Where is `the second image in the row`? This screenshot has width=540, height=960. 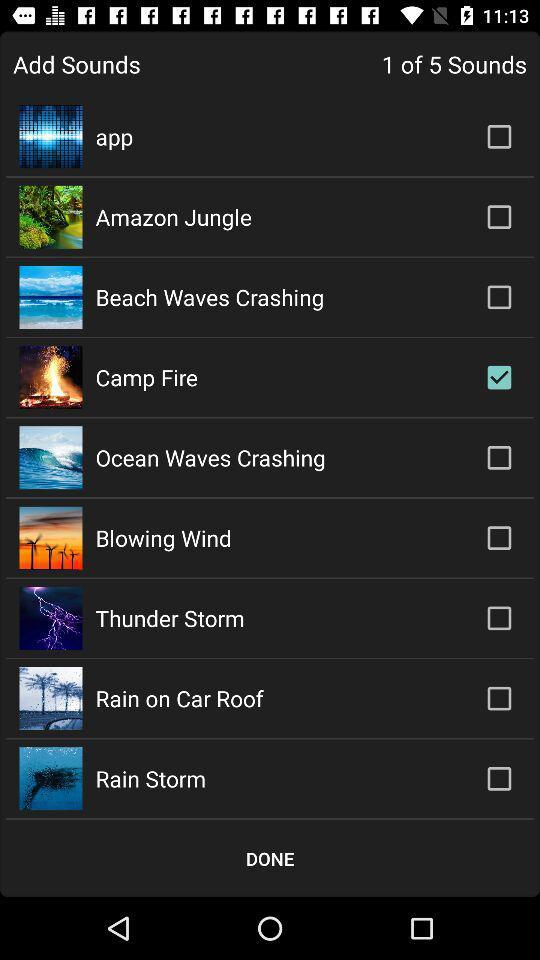 the second image in the row is located at coordinates (51, 217).